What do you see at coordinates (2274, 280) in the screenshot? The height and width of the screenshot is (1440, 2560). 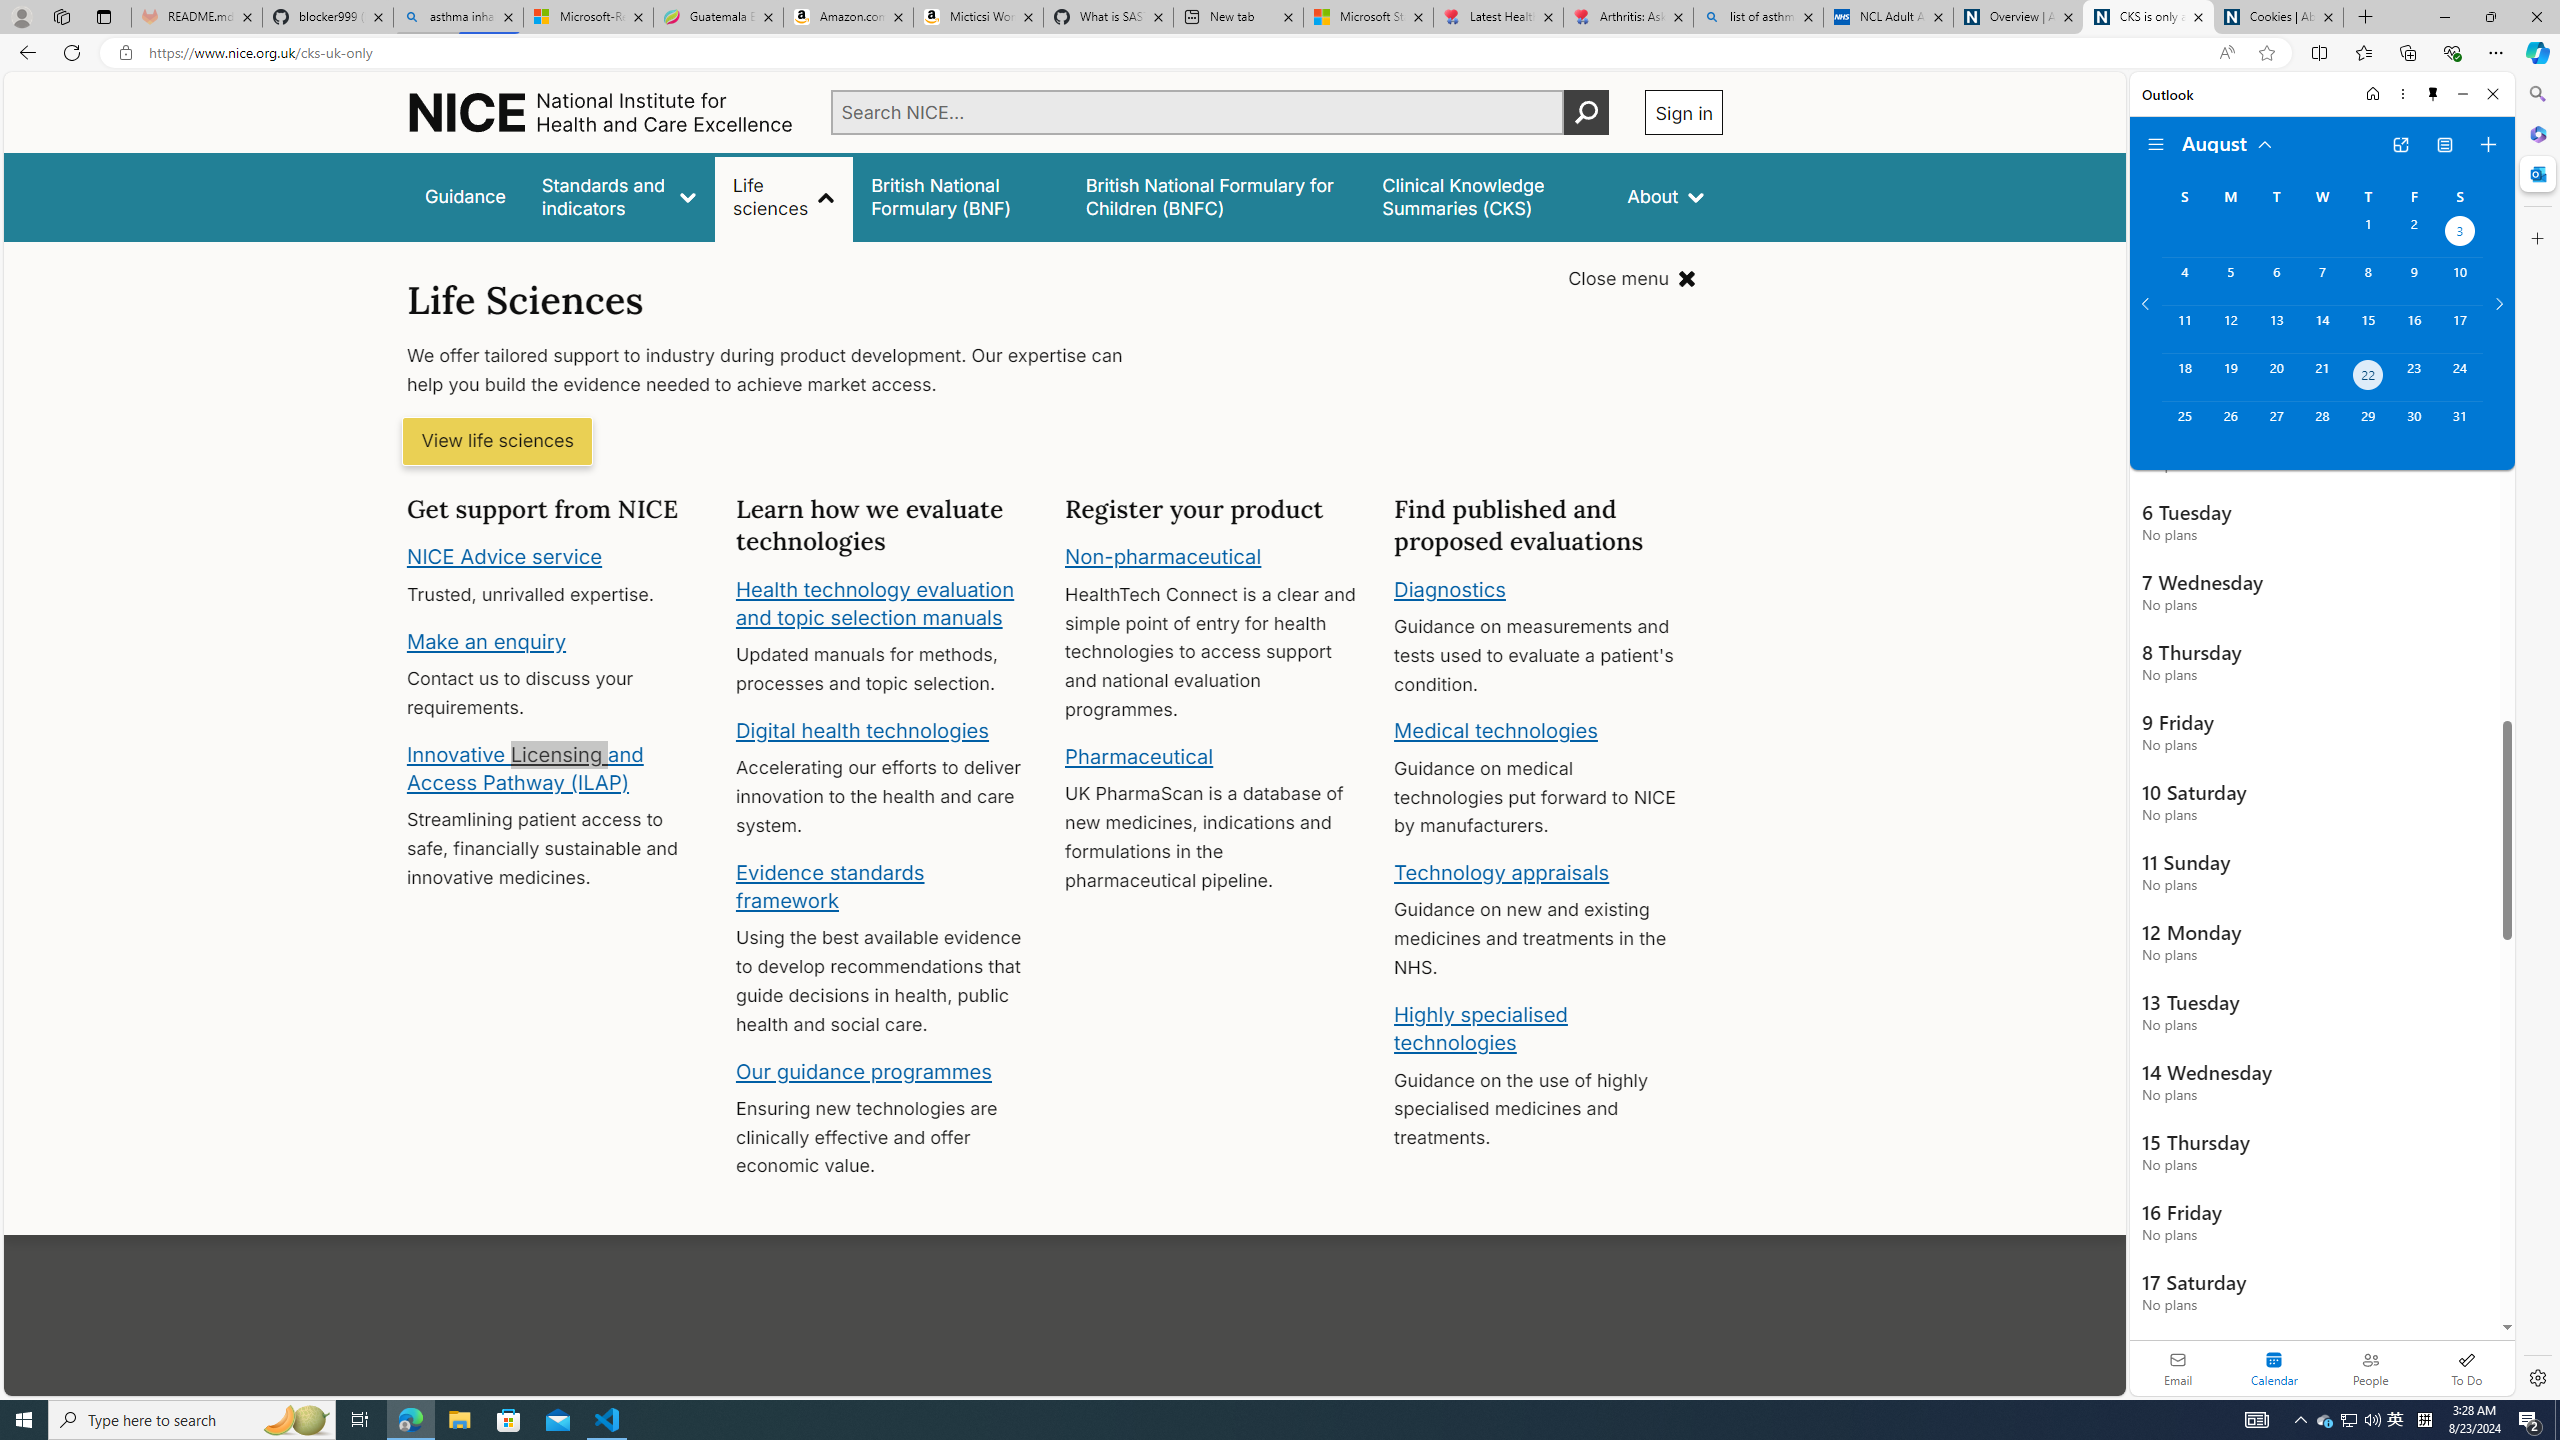 I see `'Tuesday, August 6, 2024. '` at bounding box center [2274, 280].